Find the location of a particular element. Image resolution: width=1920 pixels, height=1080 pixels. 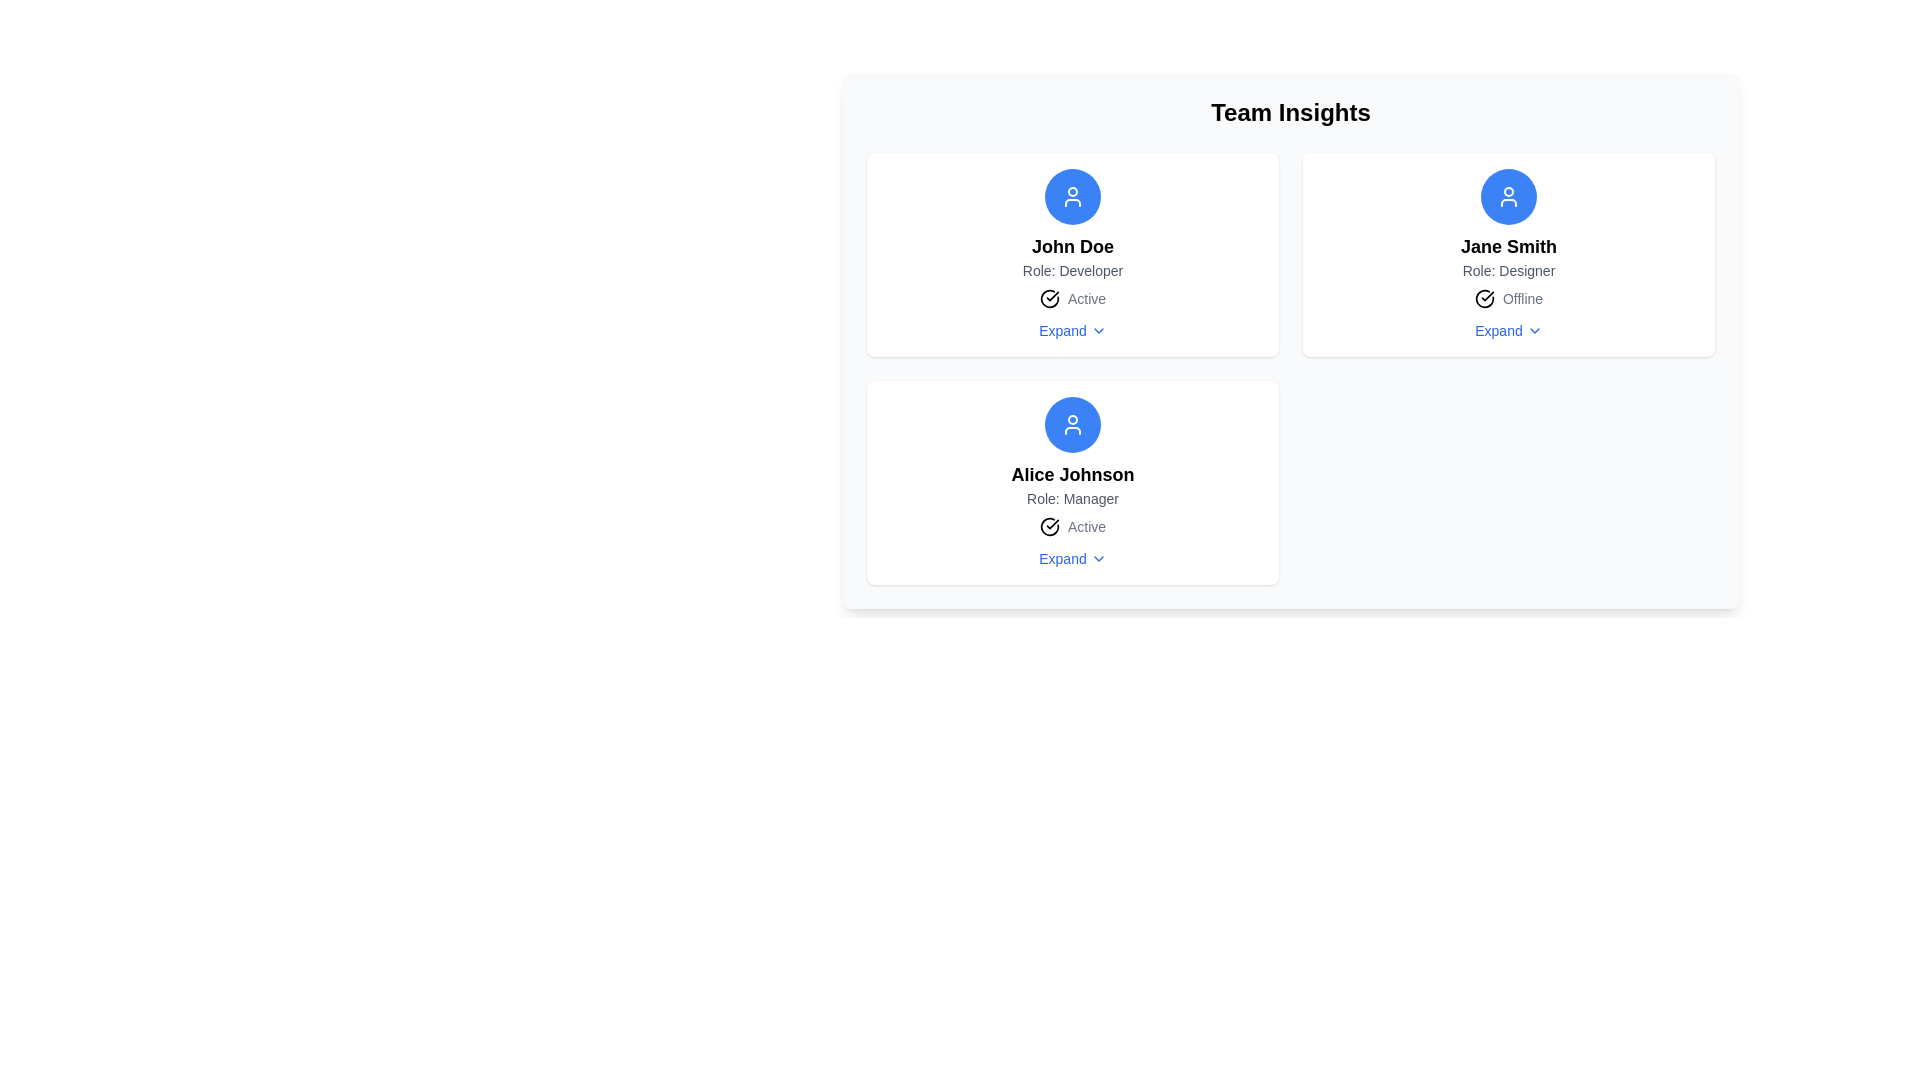

the circular icon with a checkmark inside, located to the left of the 'Active' text on the 'Alice Johnson' card in the 'Team Insights' interface is located at coordinates (1048, 299).